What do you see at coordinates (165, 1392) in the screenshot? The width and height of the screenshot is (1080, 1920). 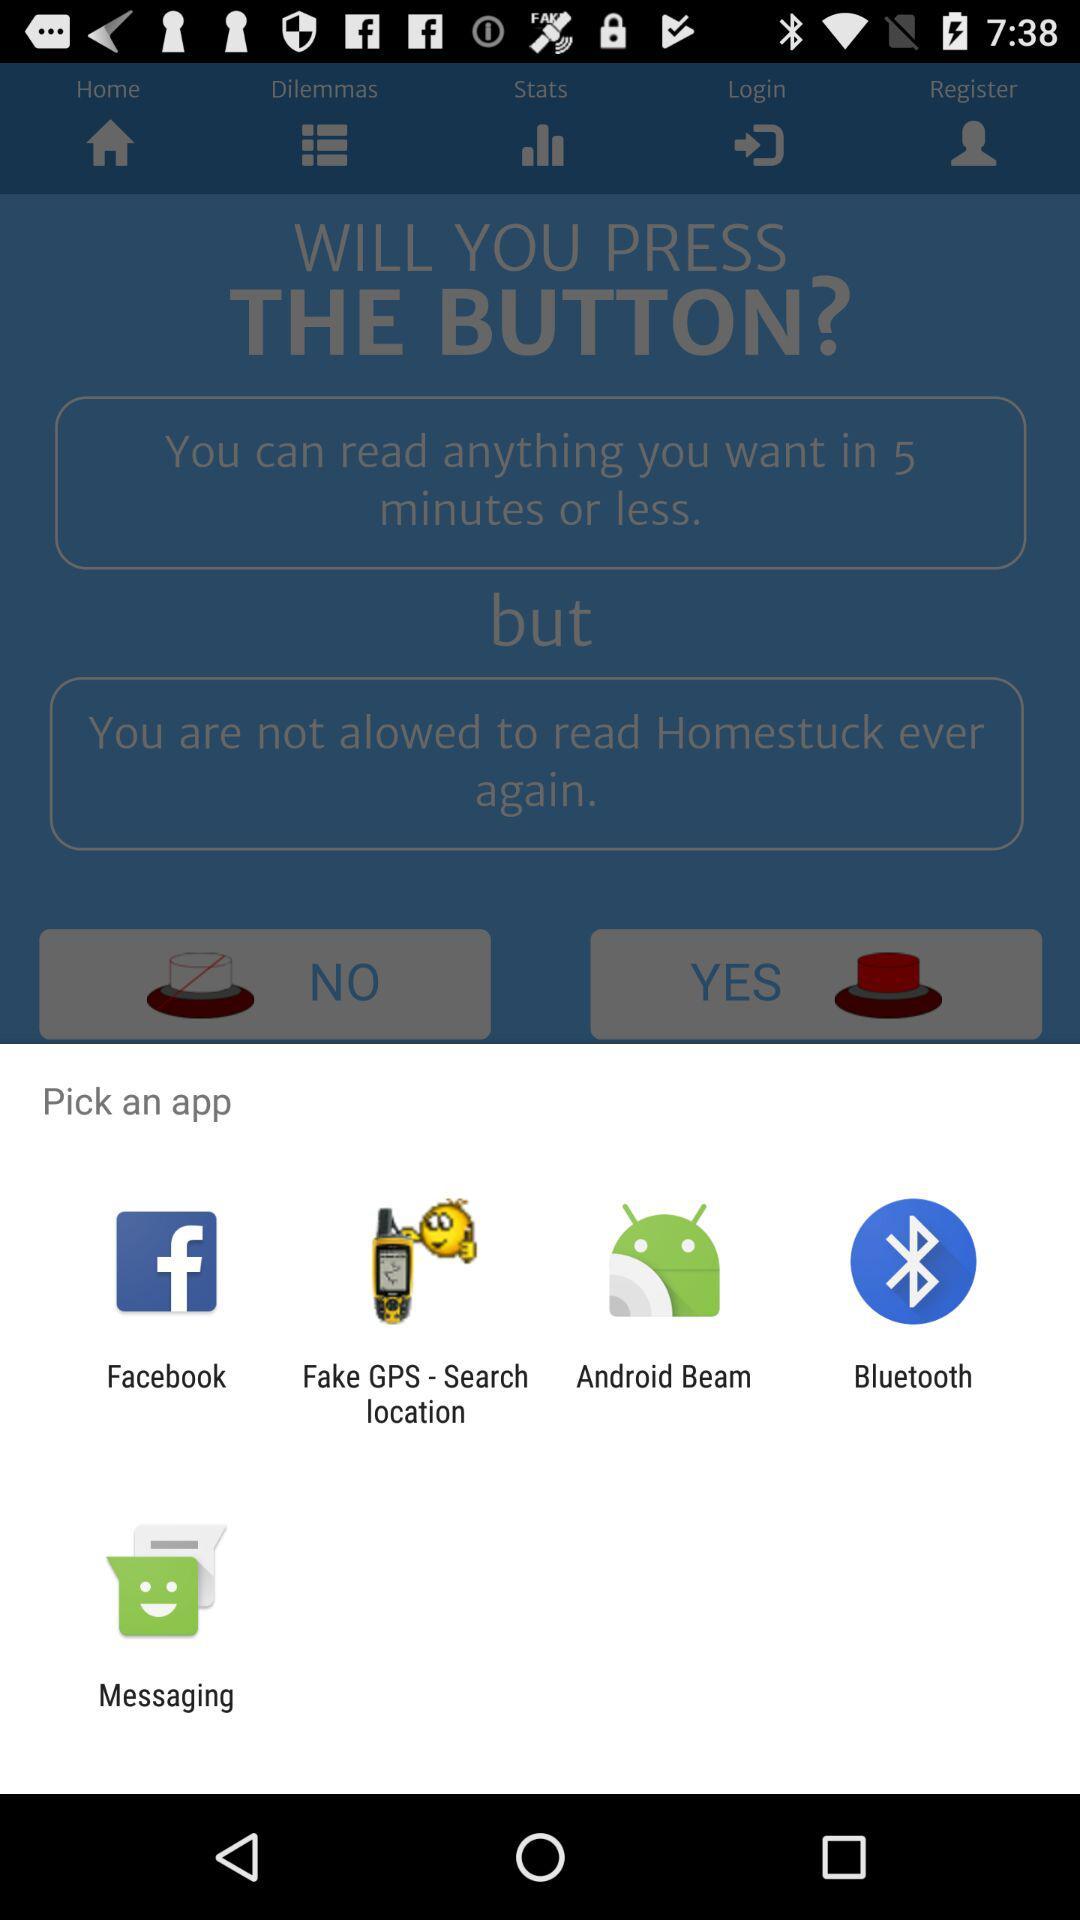 I see `facebook item` at bounding box center [165, 1392].